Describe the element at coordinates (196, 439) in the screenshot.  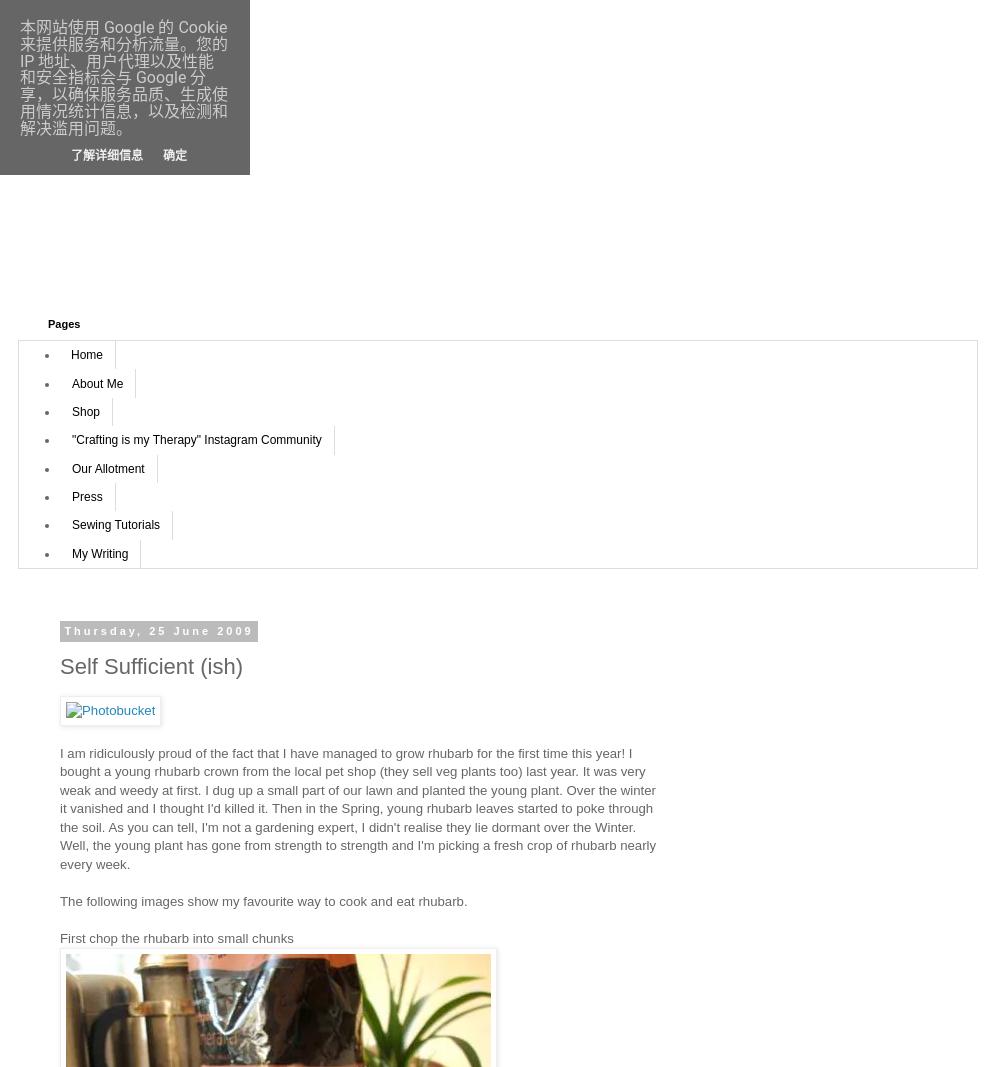
I see `'"Crafting is my Therapy" Instagram Community'` at that location.